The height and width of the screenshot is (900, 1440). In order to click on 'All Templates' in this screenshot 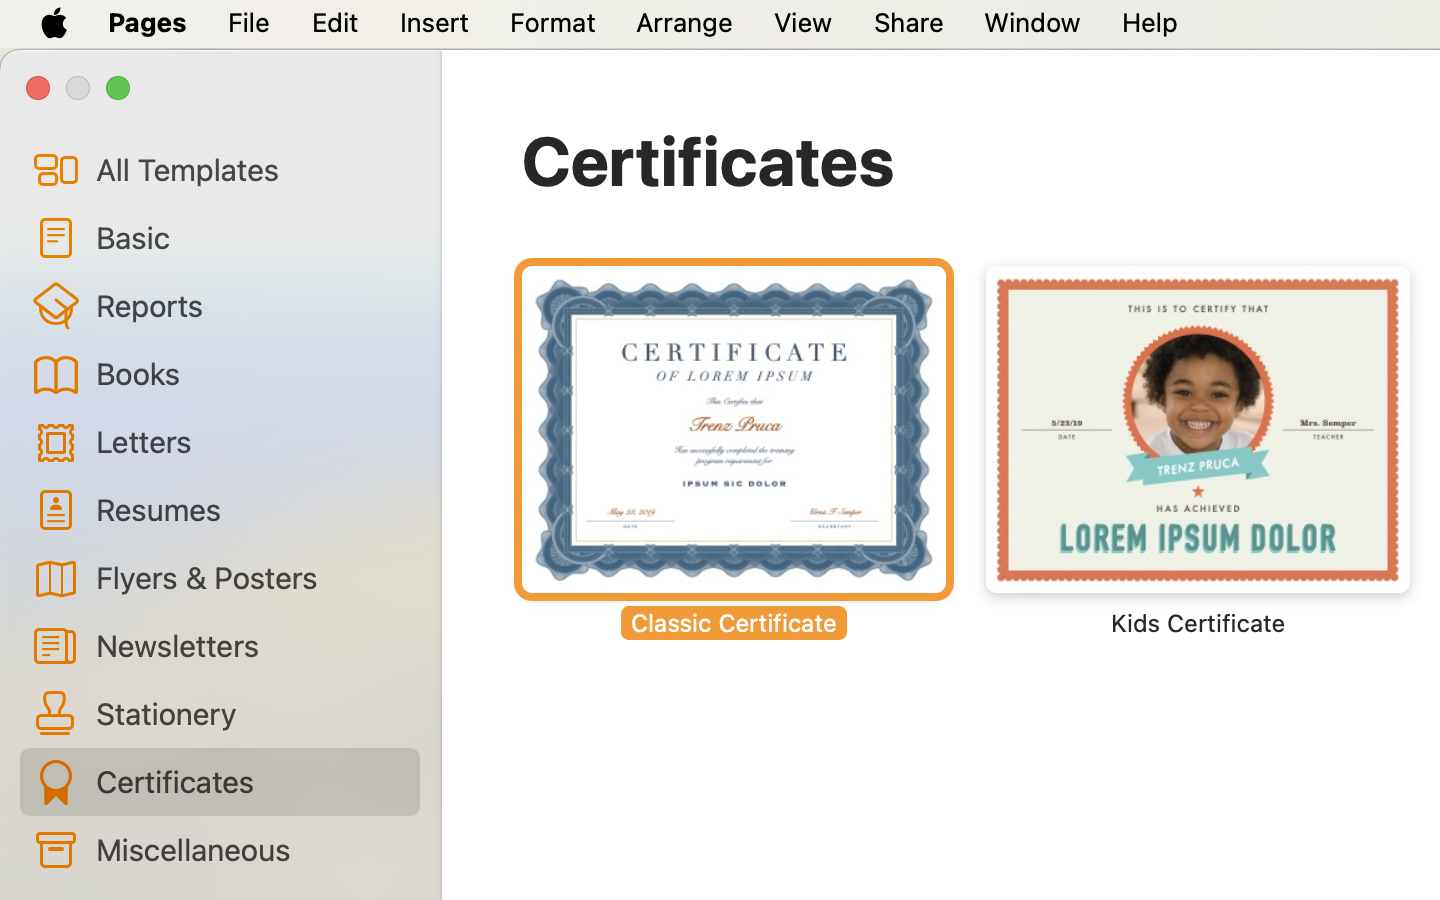, I will do `click(248, 169)`.